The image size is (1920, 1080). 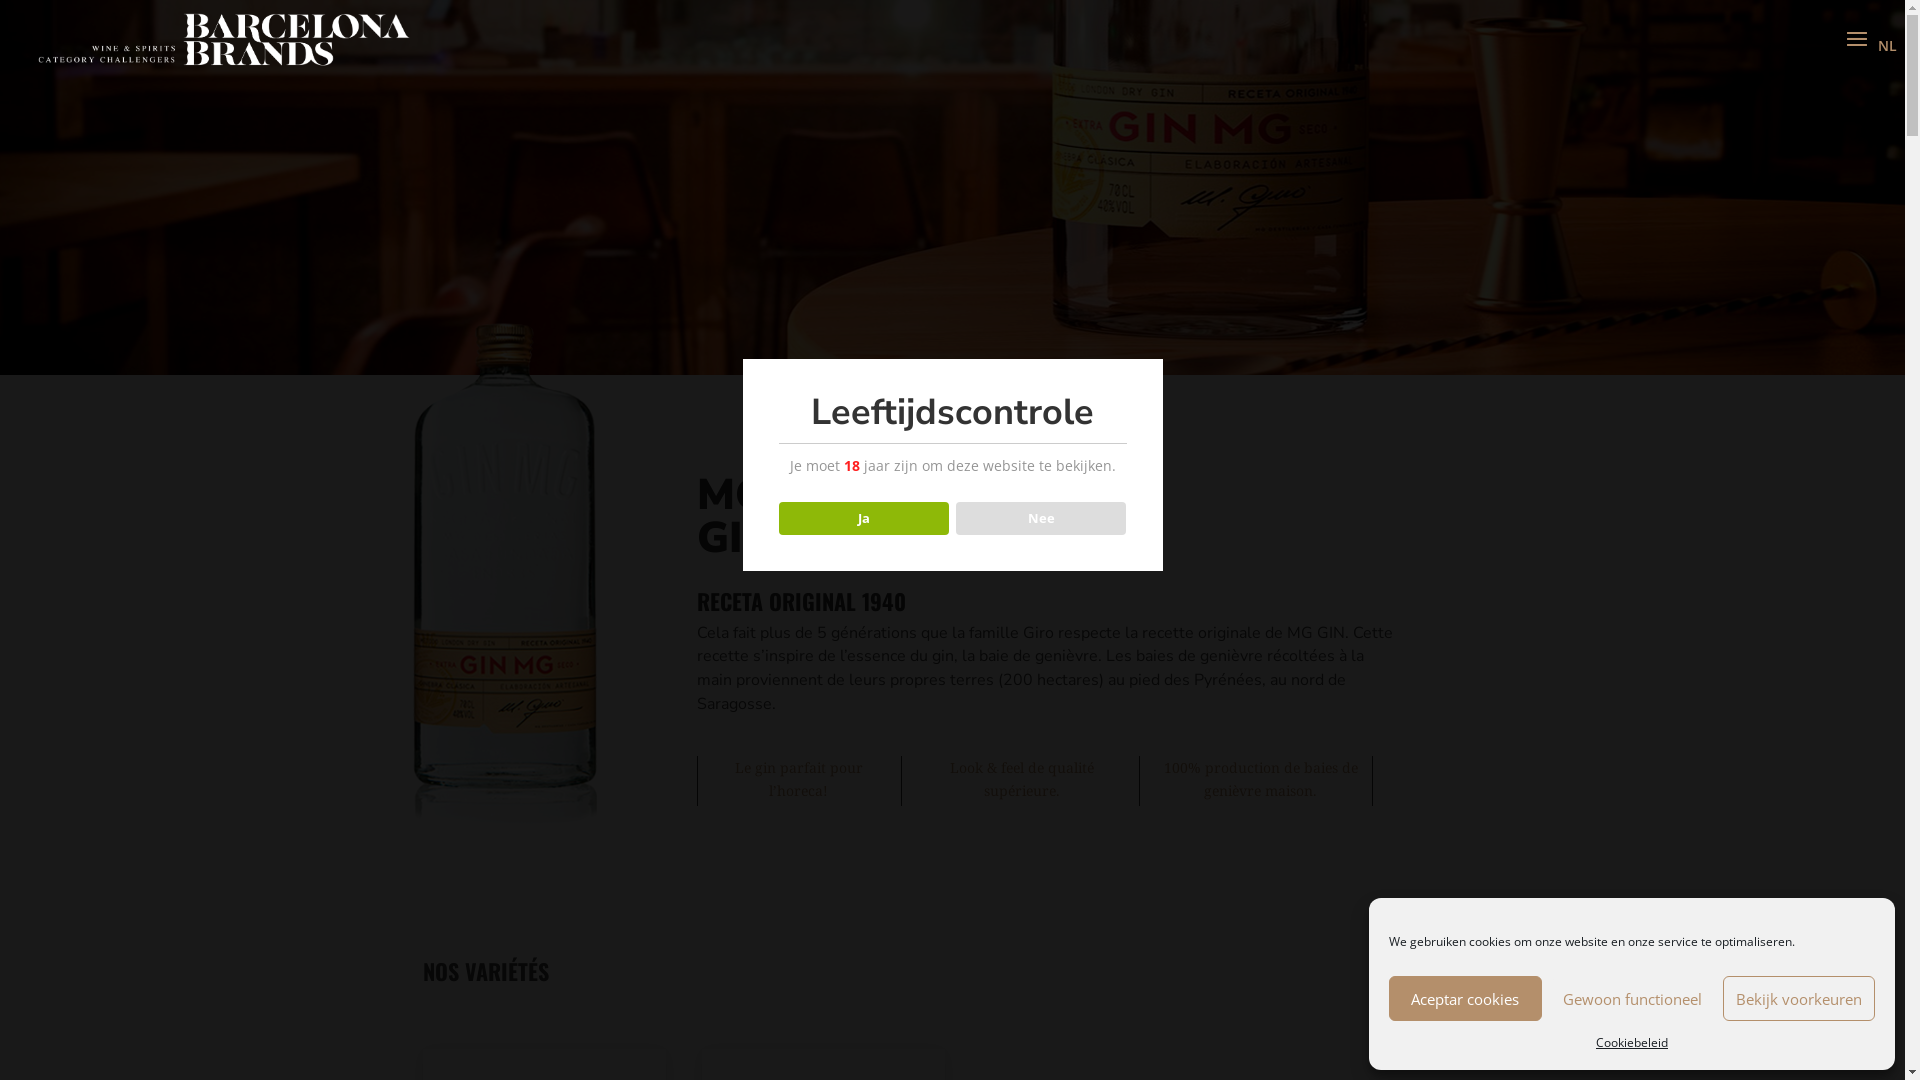 What do you see at coordinates (1886, 45) in the screenshot?
I see `'NL'` at bounding box center [1886, 45].